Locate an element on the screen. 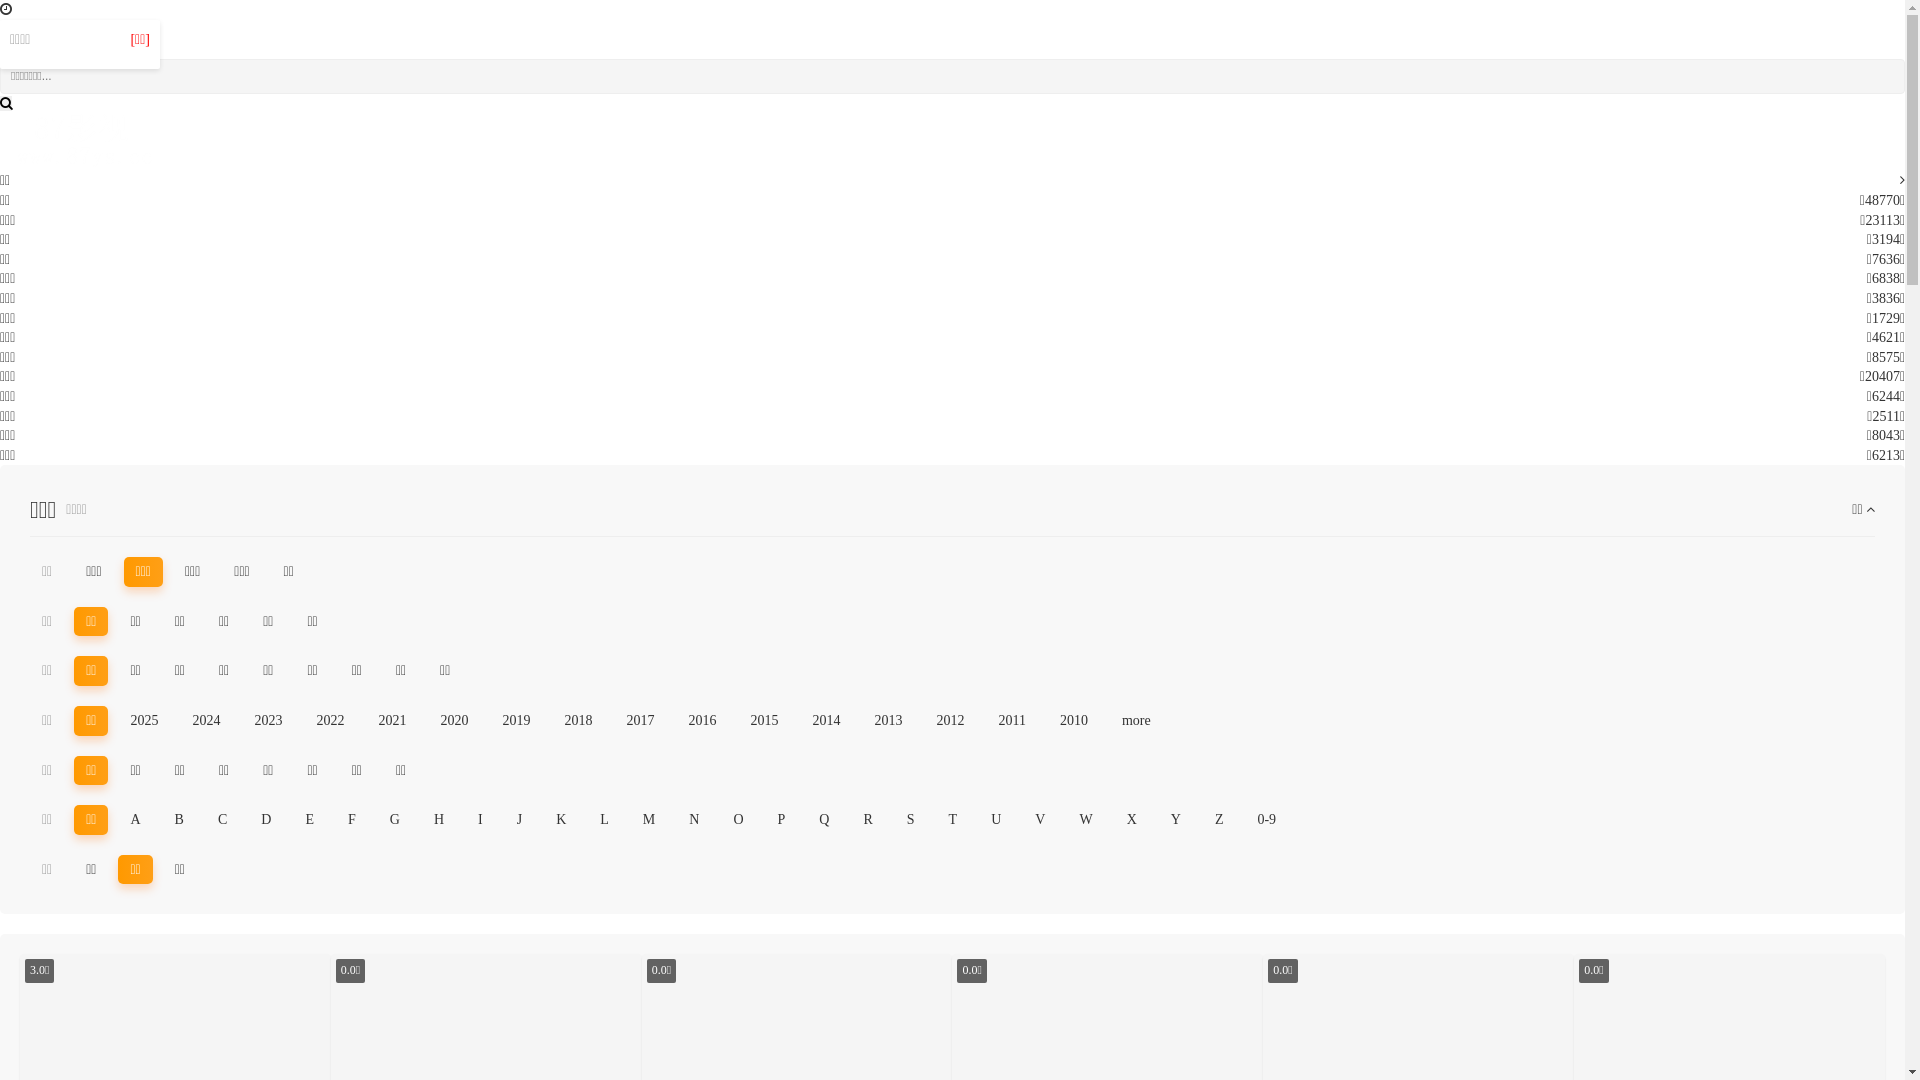 The width and height of the screenshot is (1920, 1080). 'N' is located at coordinates (694, 820).